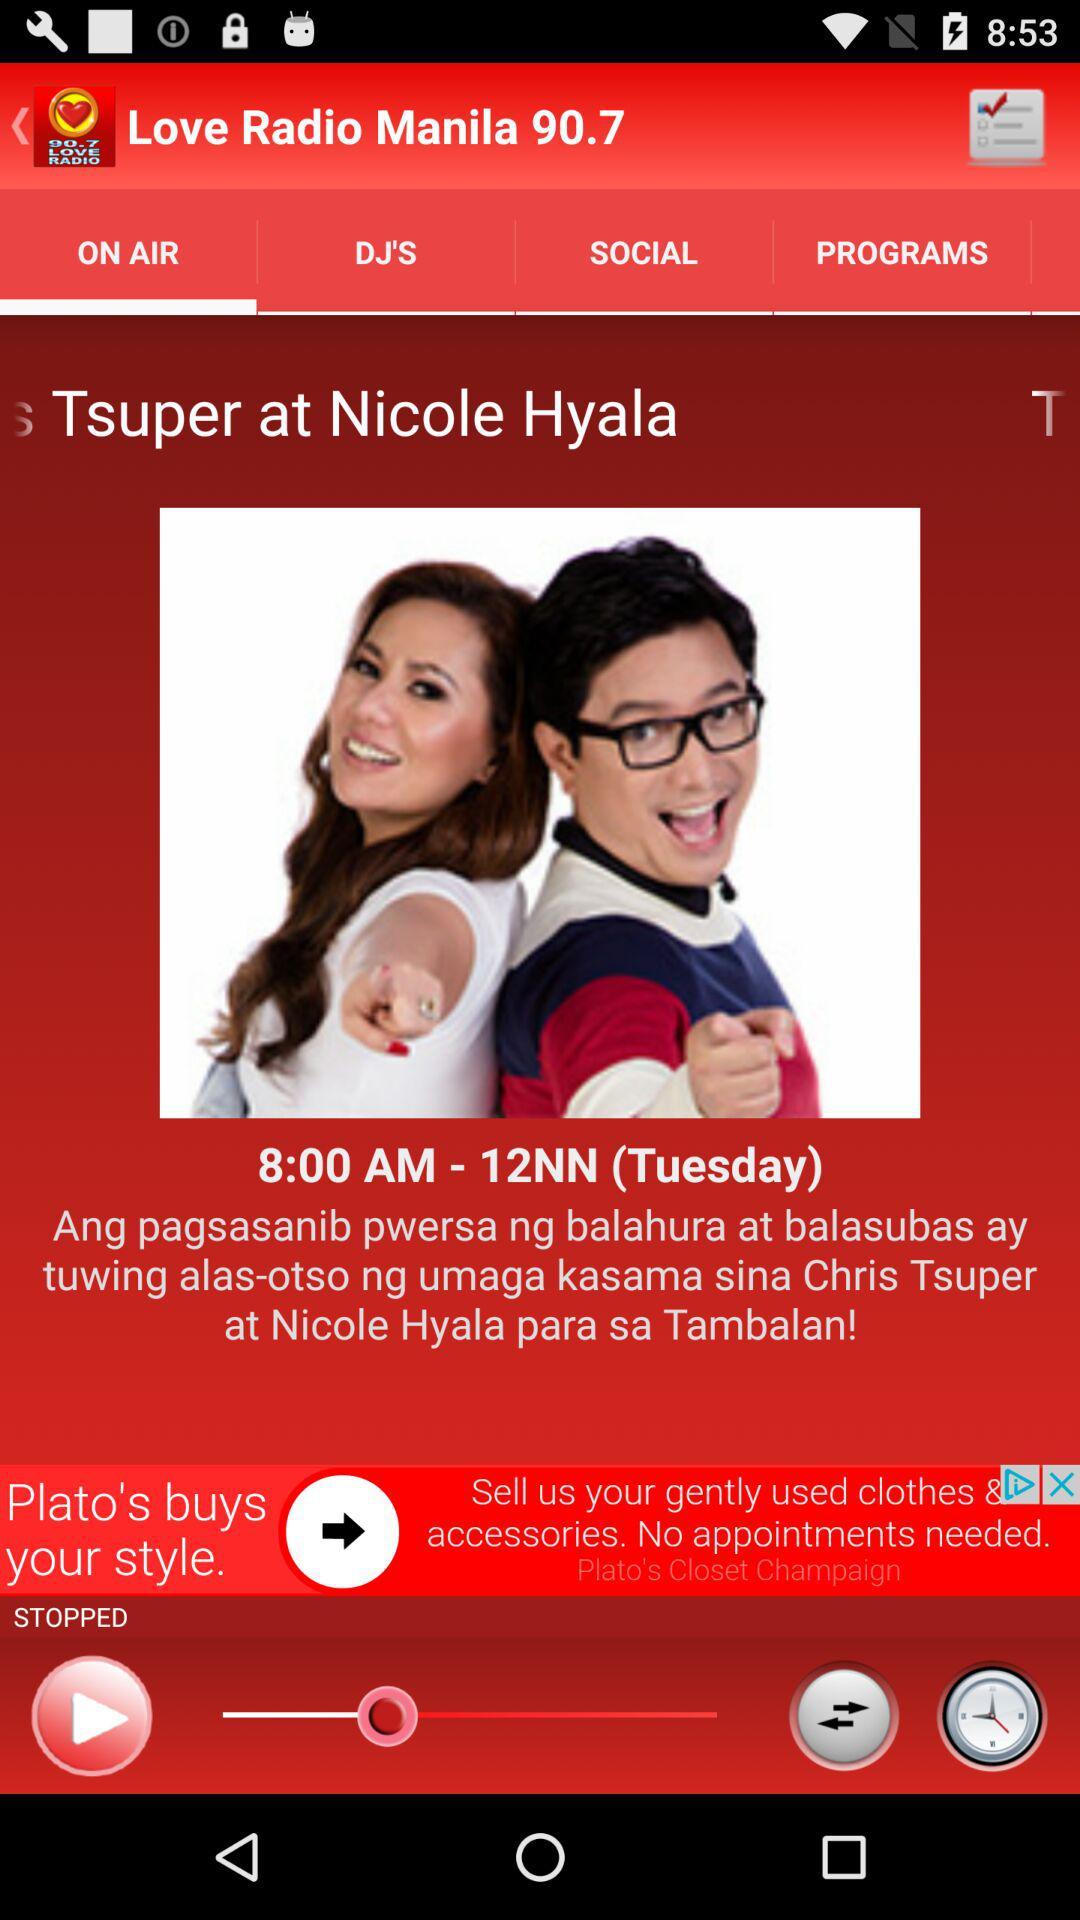  I want to click on play, so click(91, 1714).